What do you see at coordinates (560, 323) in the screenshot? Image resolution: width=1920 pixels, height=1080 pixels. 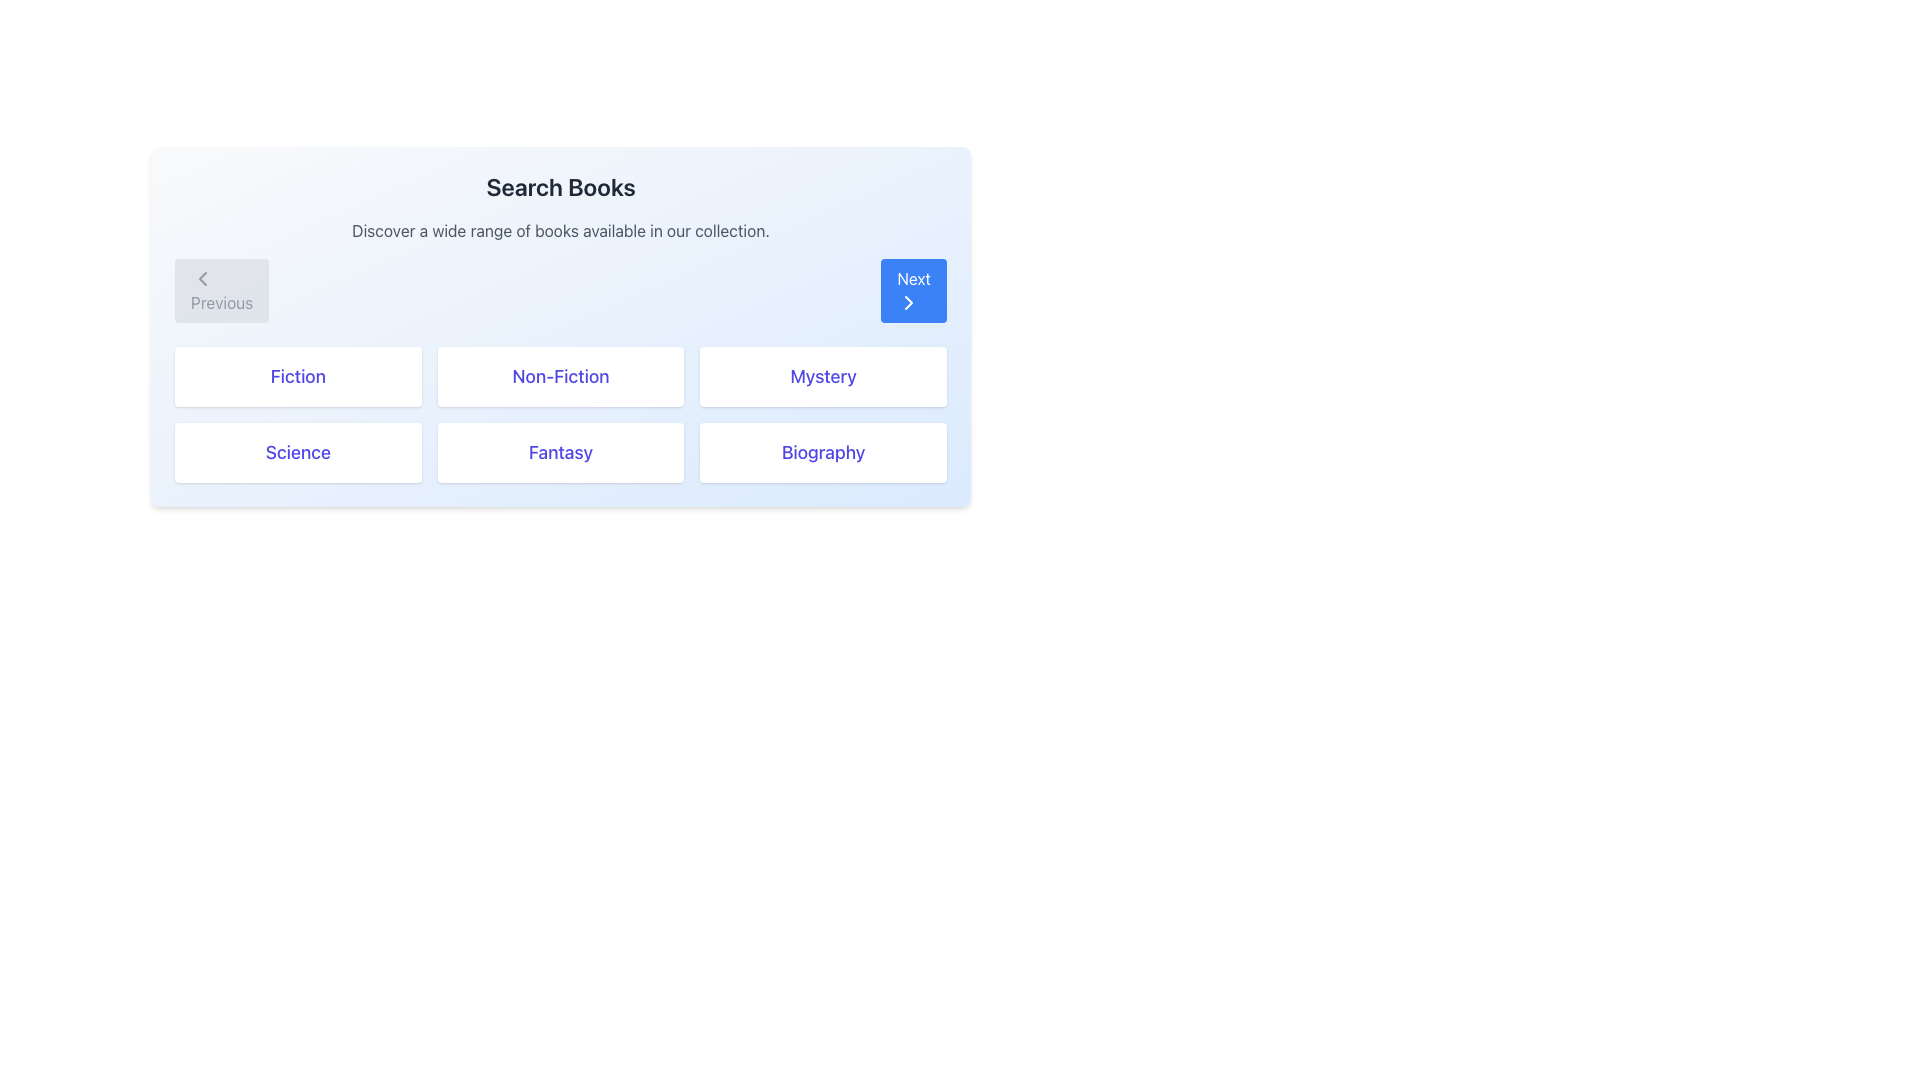 I see `the 'Search Books' modal overlay element` at bounding box center [560, 323].